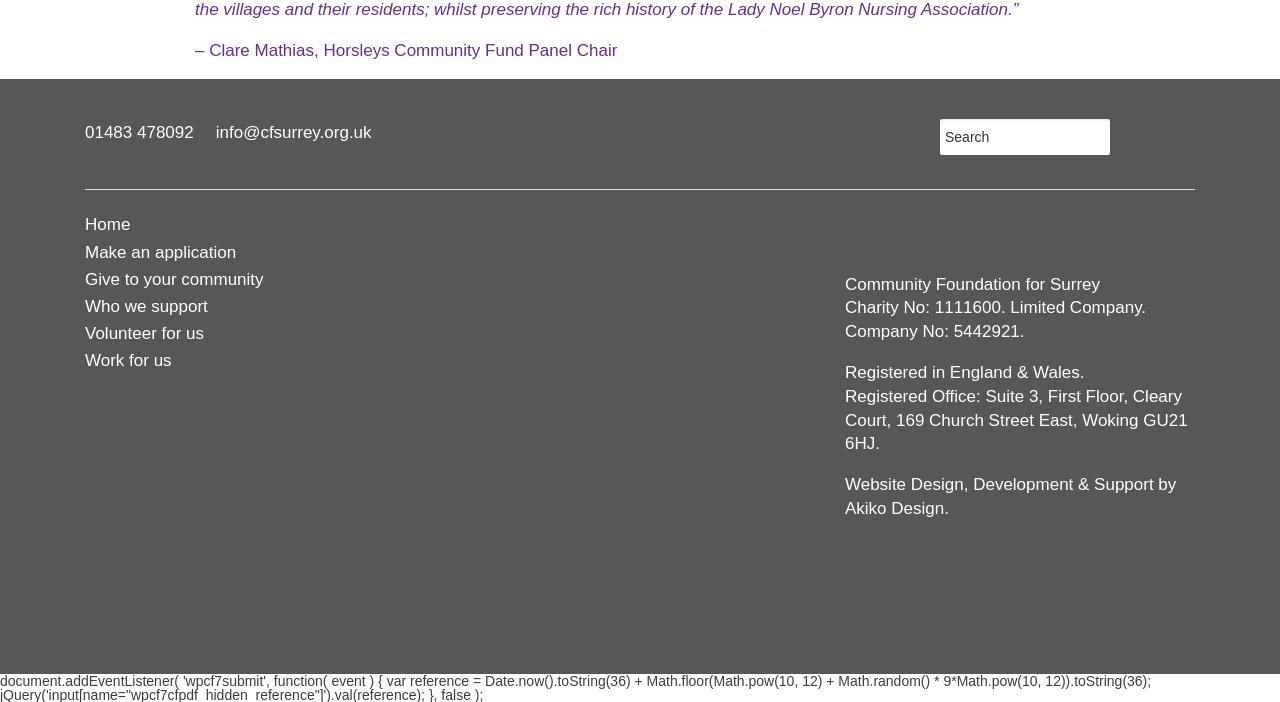 This screenshot has height=702, width=1280. What do you see at coordinates (173, 278) in the screenshot?
I see `'Give to your community'` at bounding box center [173, 278].